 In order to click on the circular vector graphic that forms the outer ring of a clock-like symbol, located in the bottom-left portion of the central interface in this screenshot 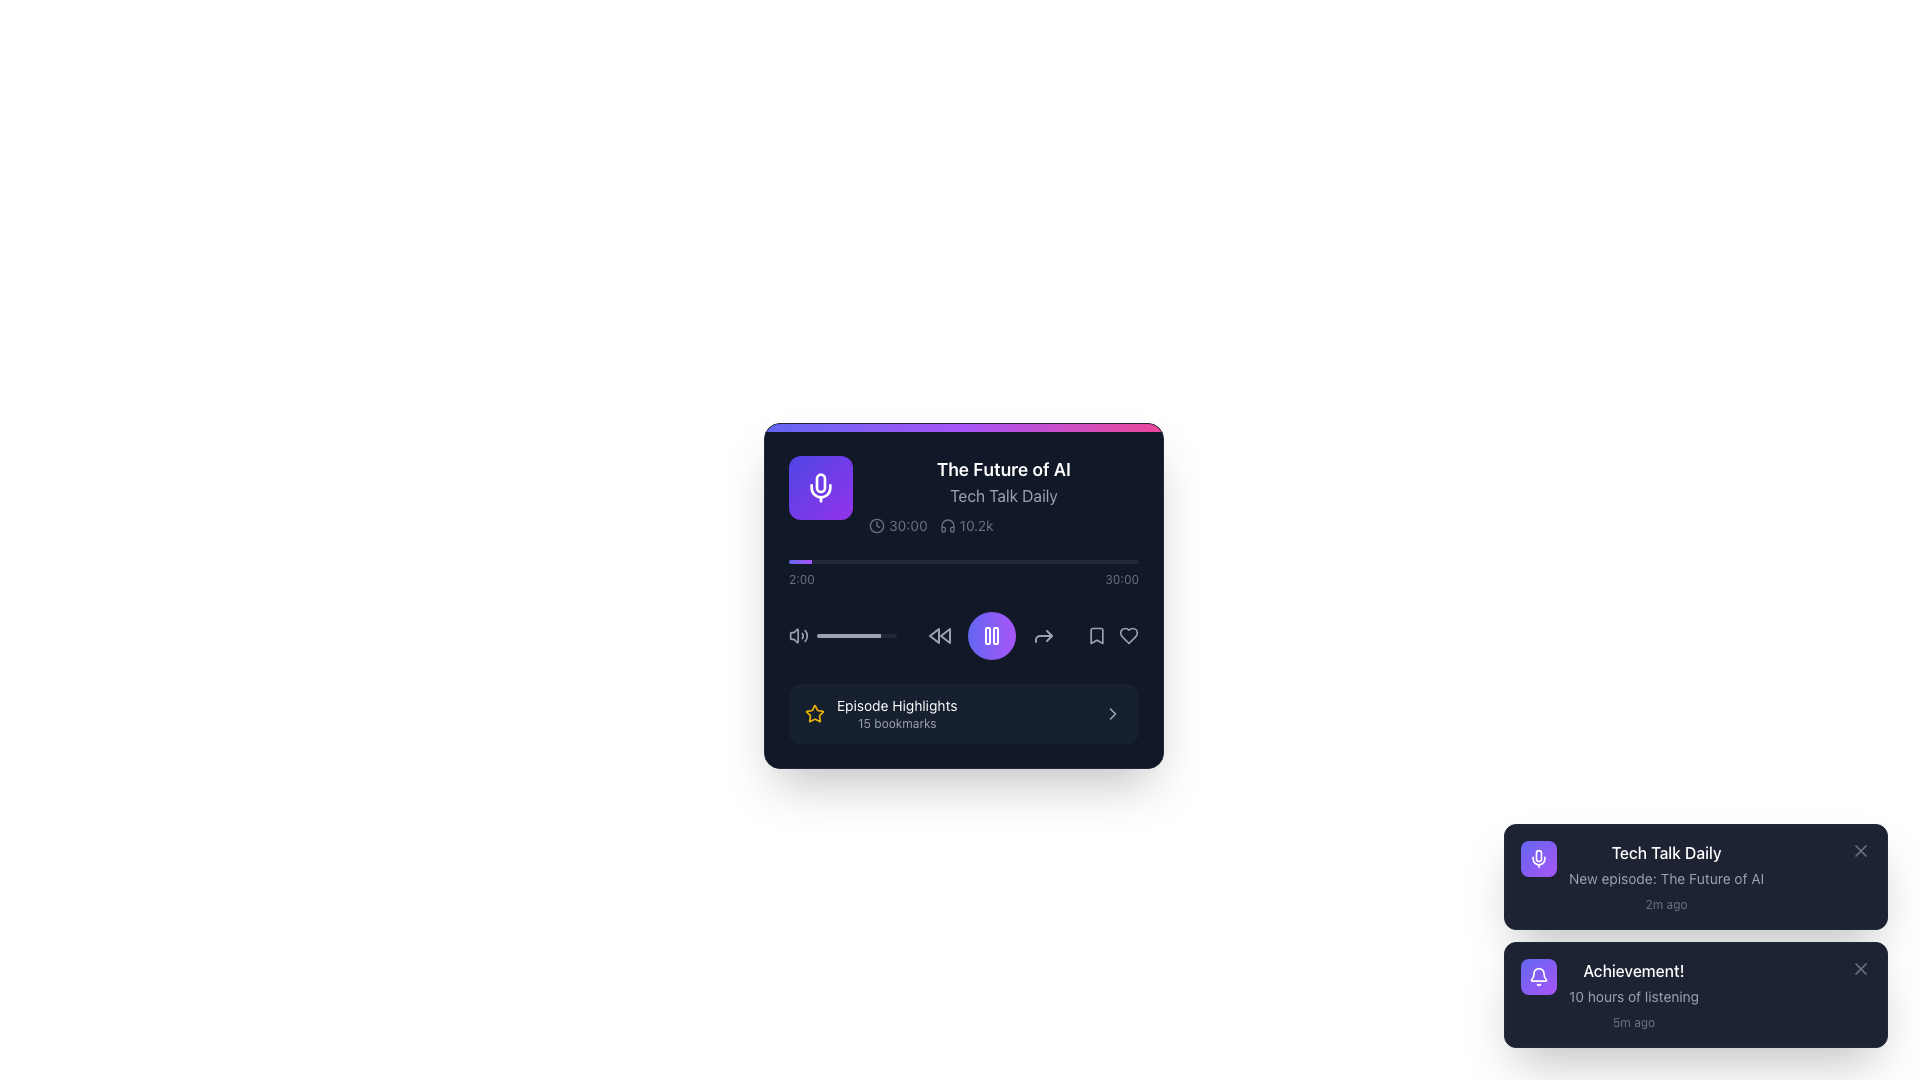, I will do `click(877, 524)`.